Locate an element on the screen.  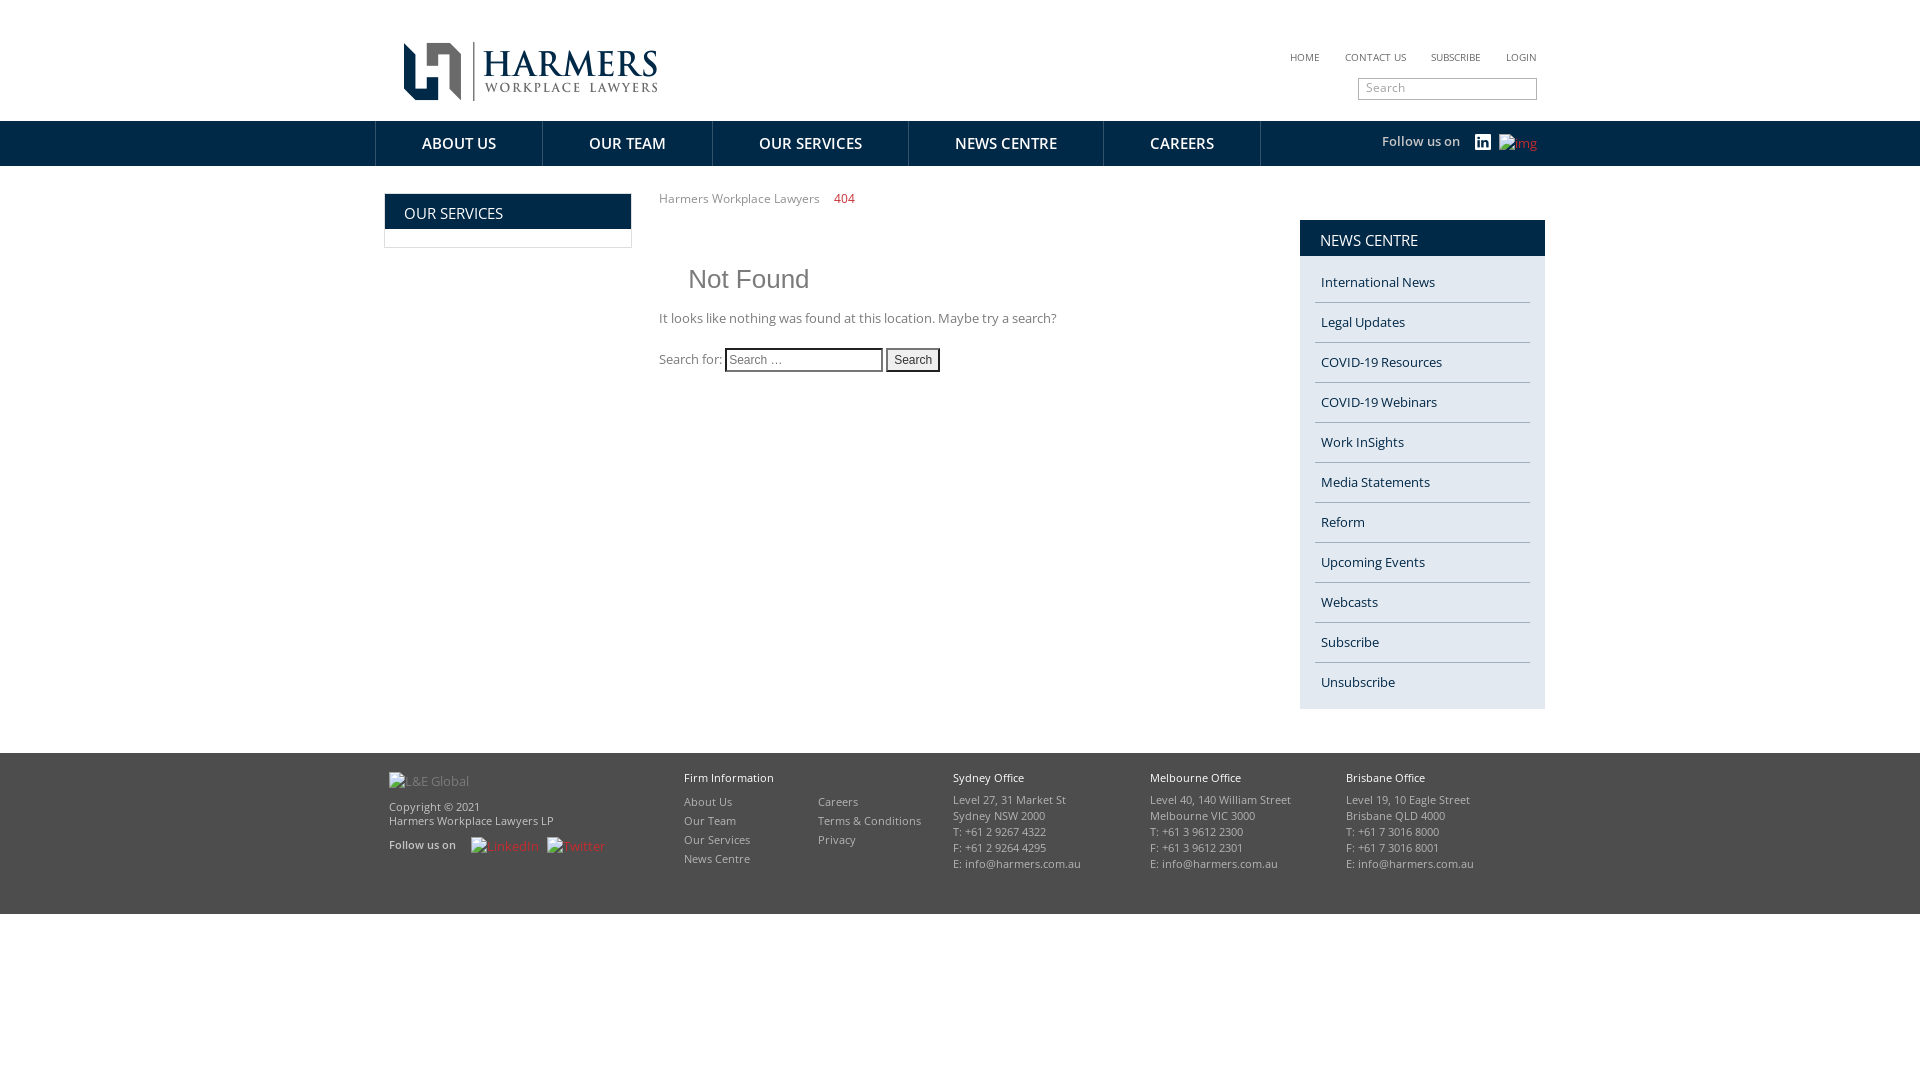
'News Centre' is located at coordinates (716, 857).